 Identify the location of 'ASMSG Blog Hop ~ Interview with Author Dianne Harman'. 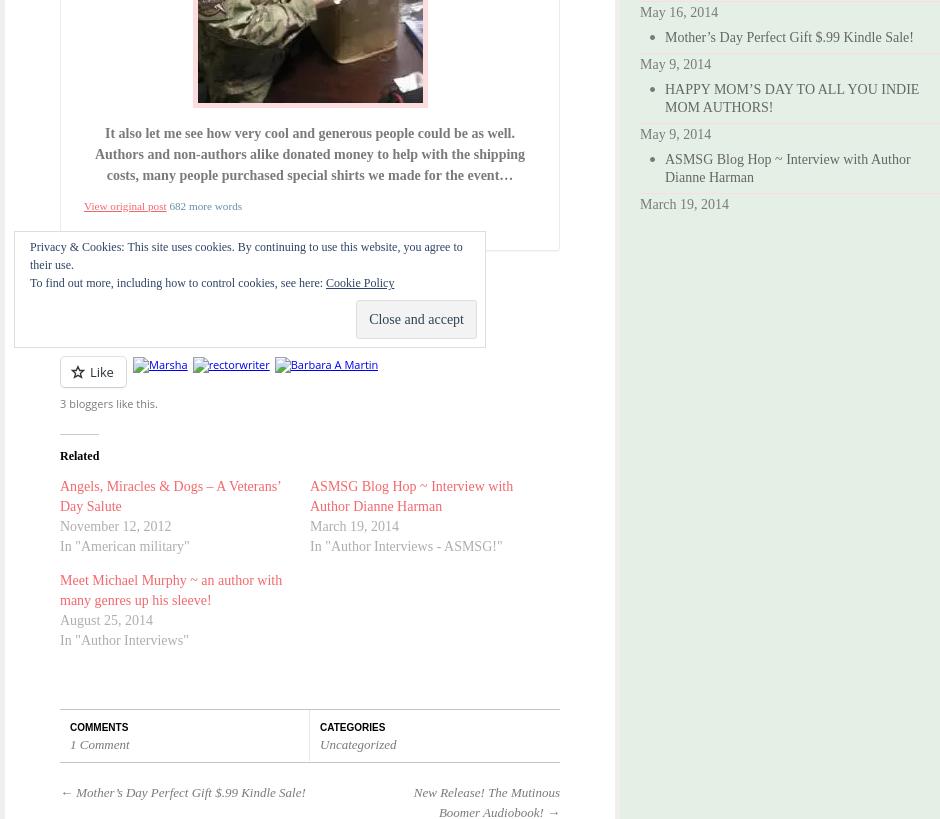
(787, 167).